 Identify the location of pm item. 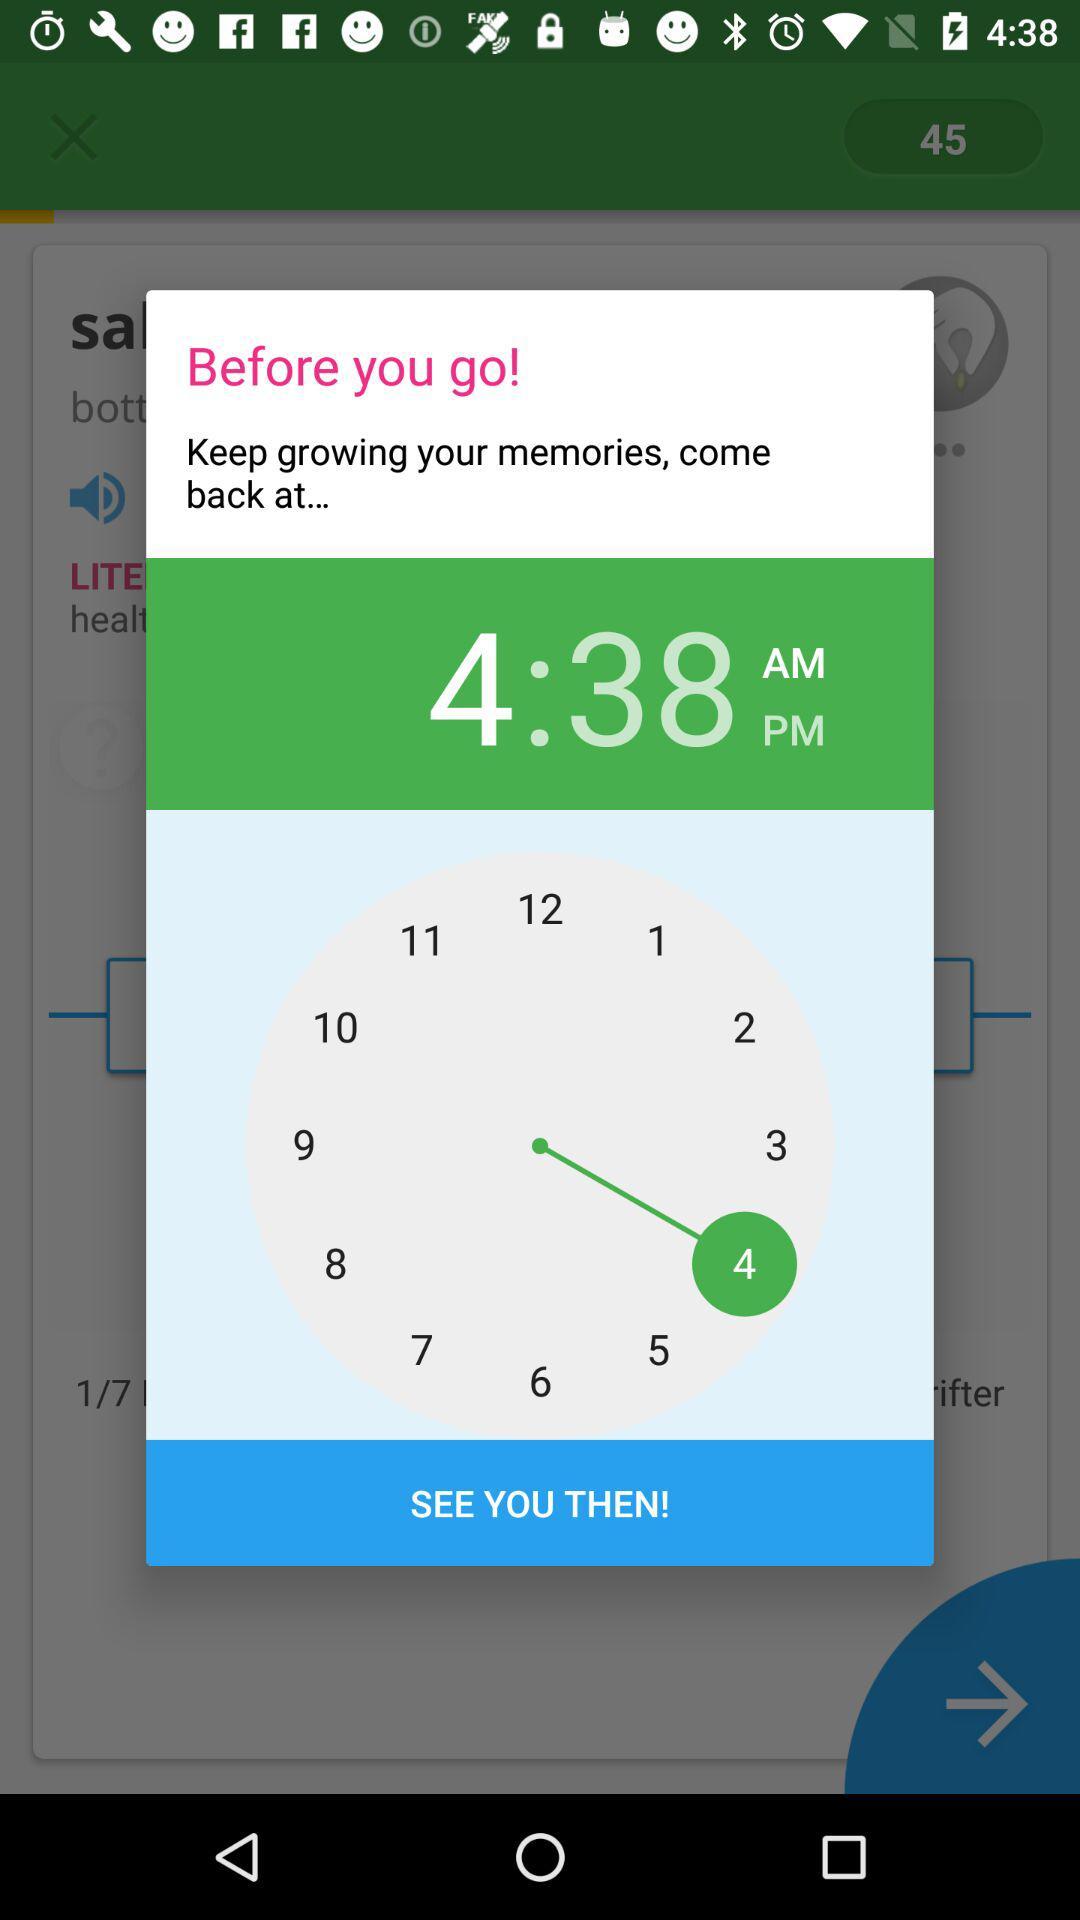
(792, 722).